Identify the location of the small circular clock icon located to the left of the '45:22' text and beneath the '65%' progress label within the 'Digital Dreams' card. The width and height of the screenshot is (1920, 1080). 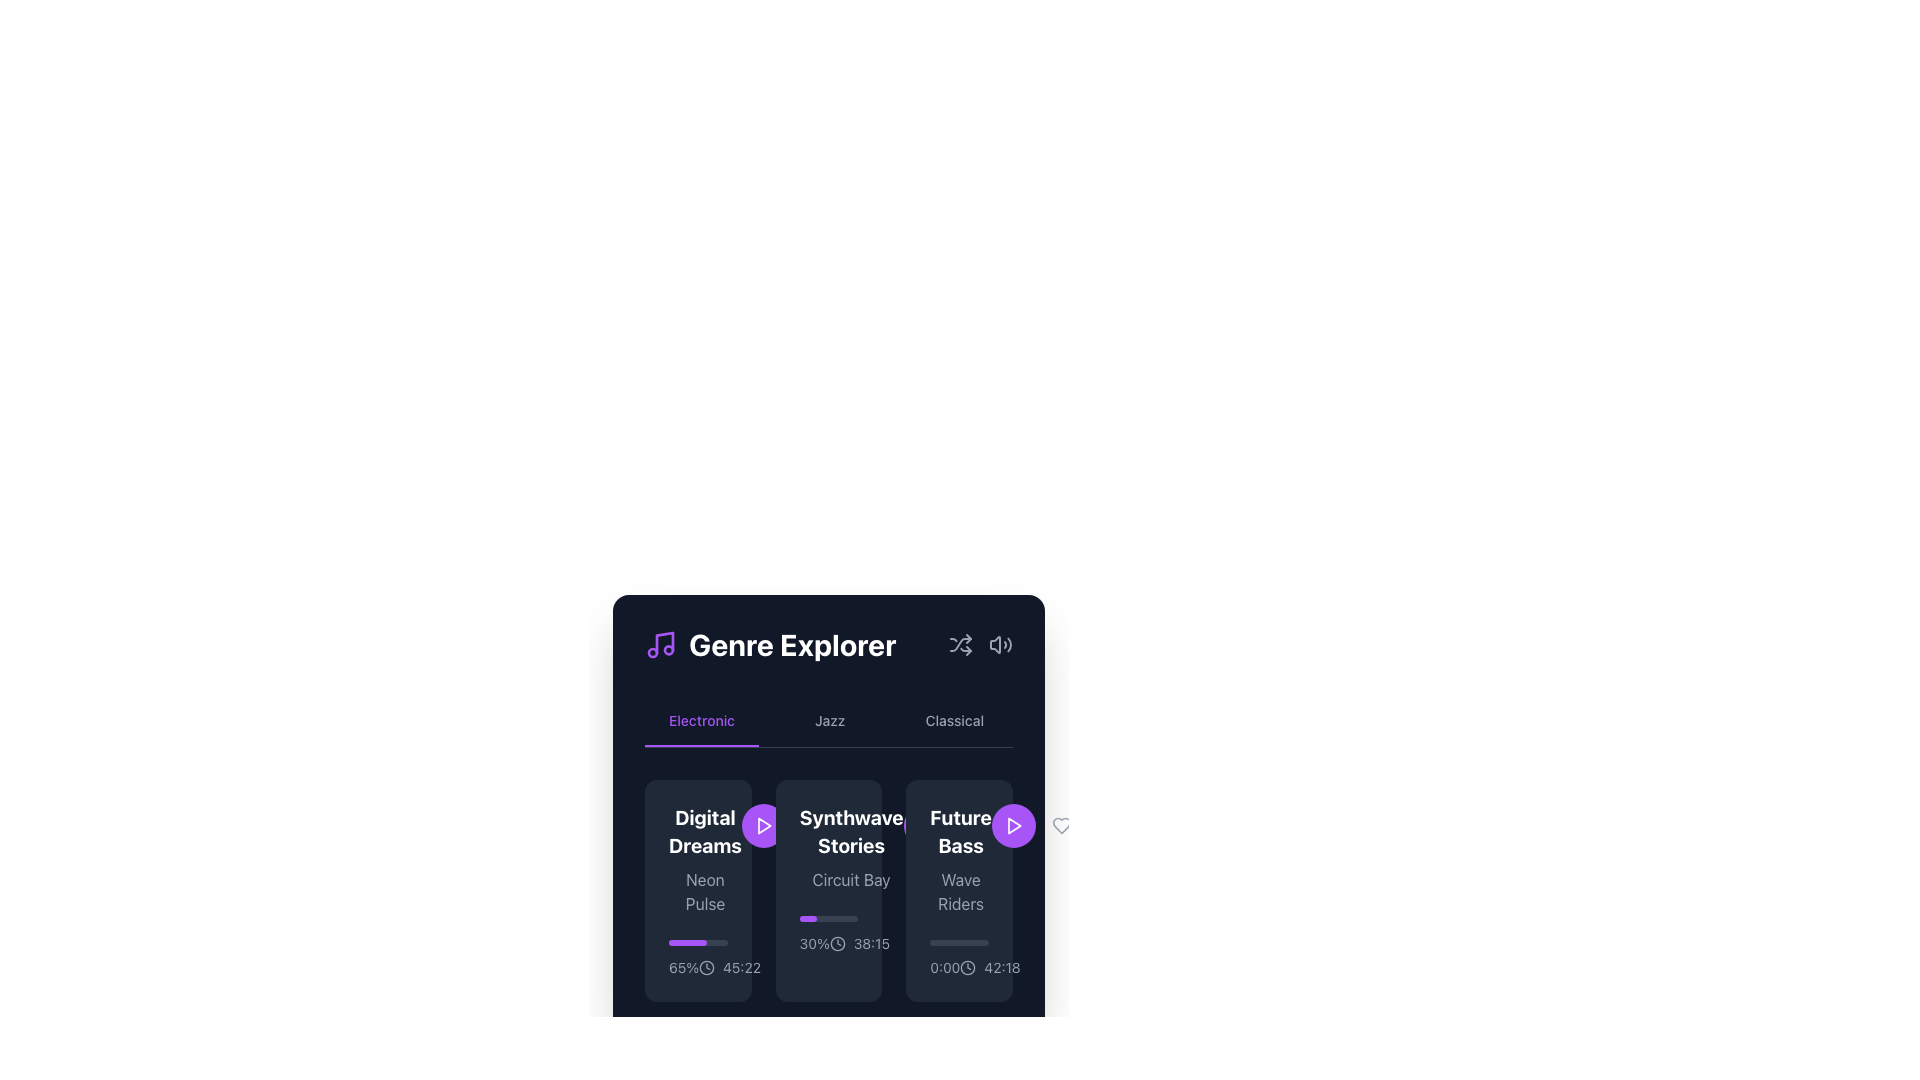
(707, 967).